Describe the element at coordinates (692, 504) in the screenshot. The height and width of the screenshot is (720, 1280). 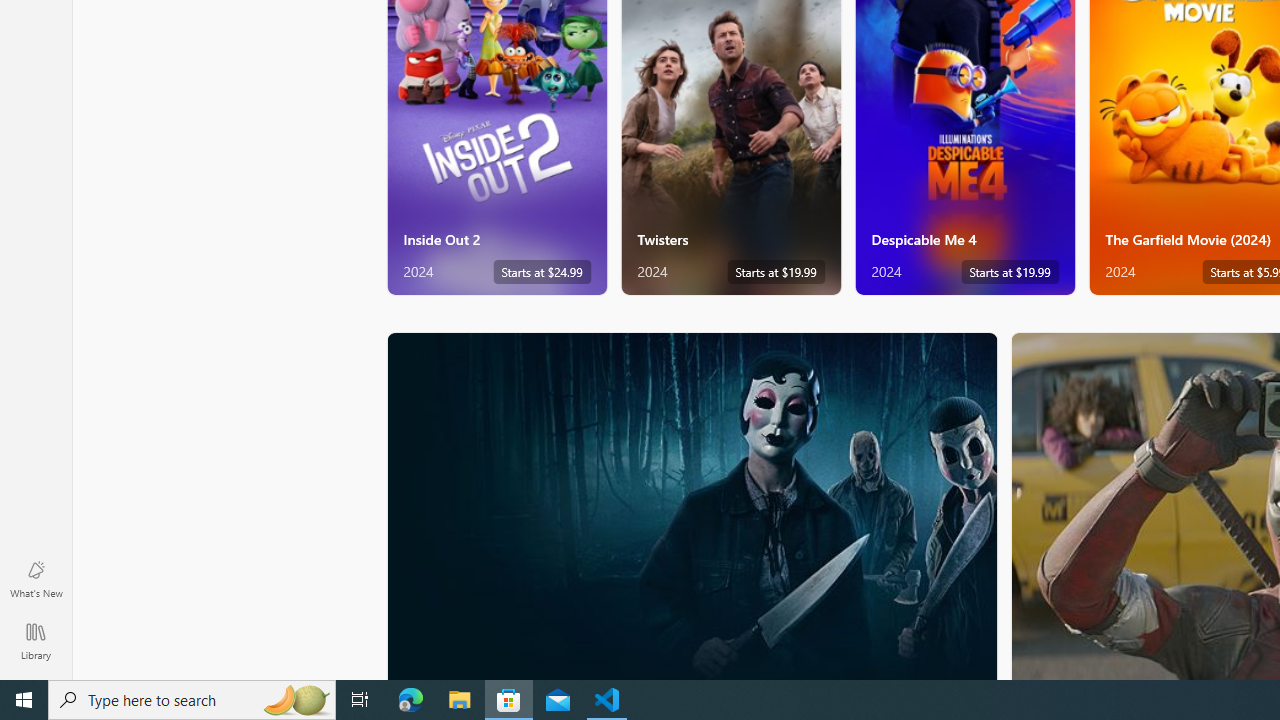
I see `'Horror'` at that location.